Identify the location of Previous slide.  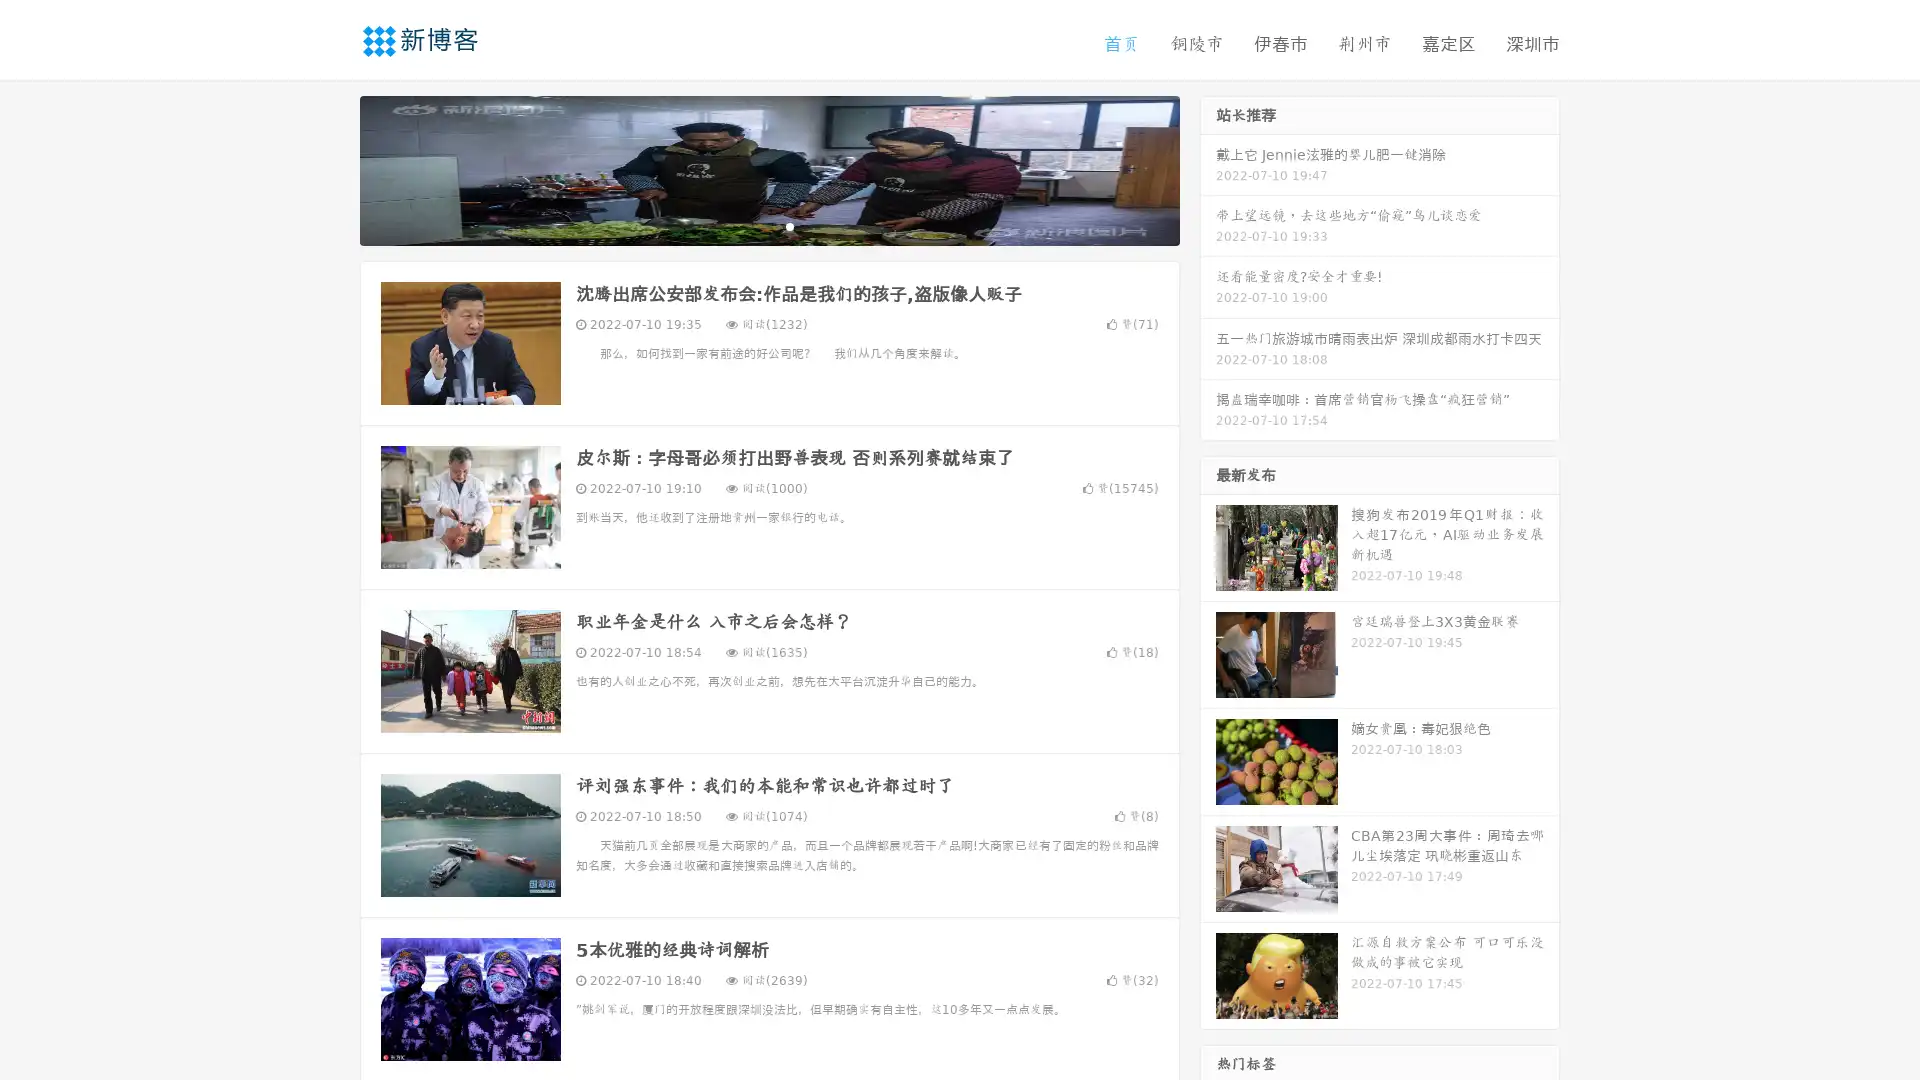
(330, 168).